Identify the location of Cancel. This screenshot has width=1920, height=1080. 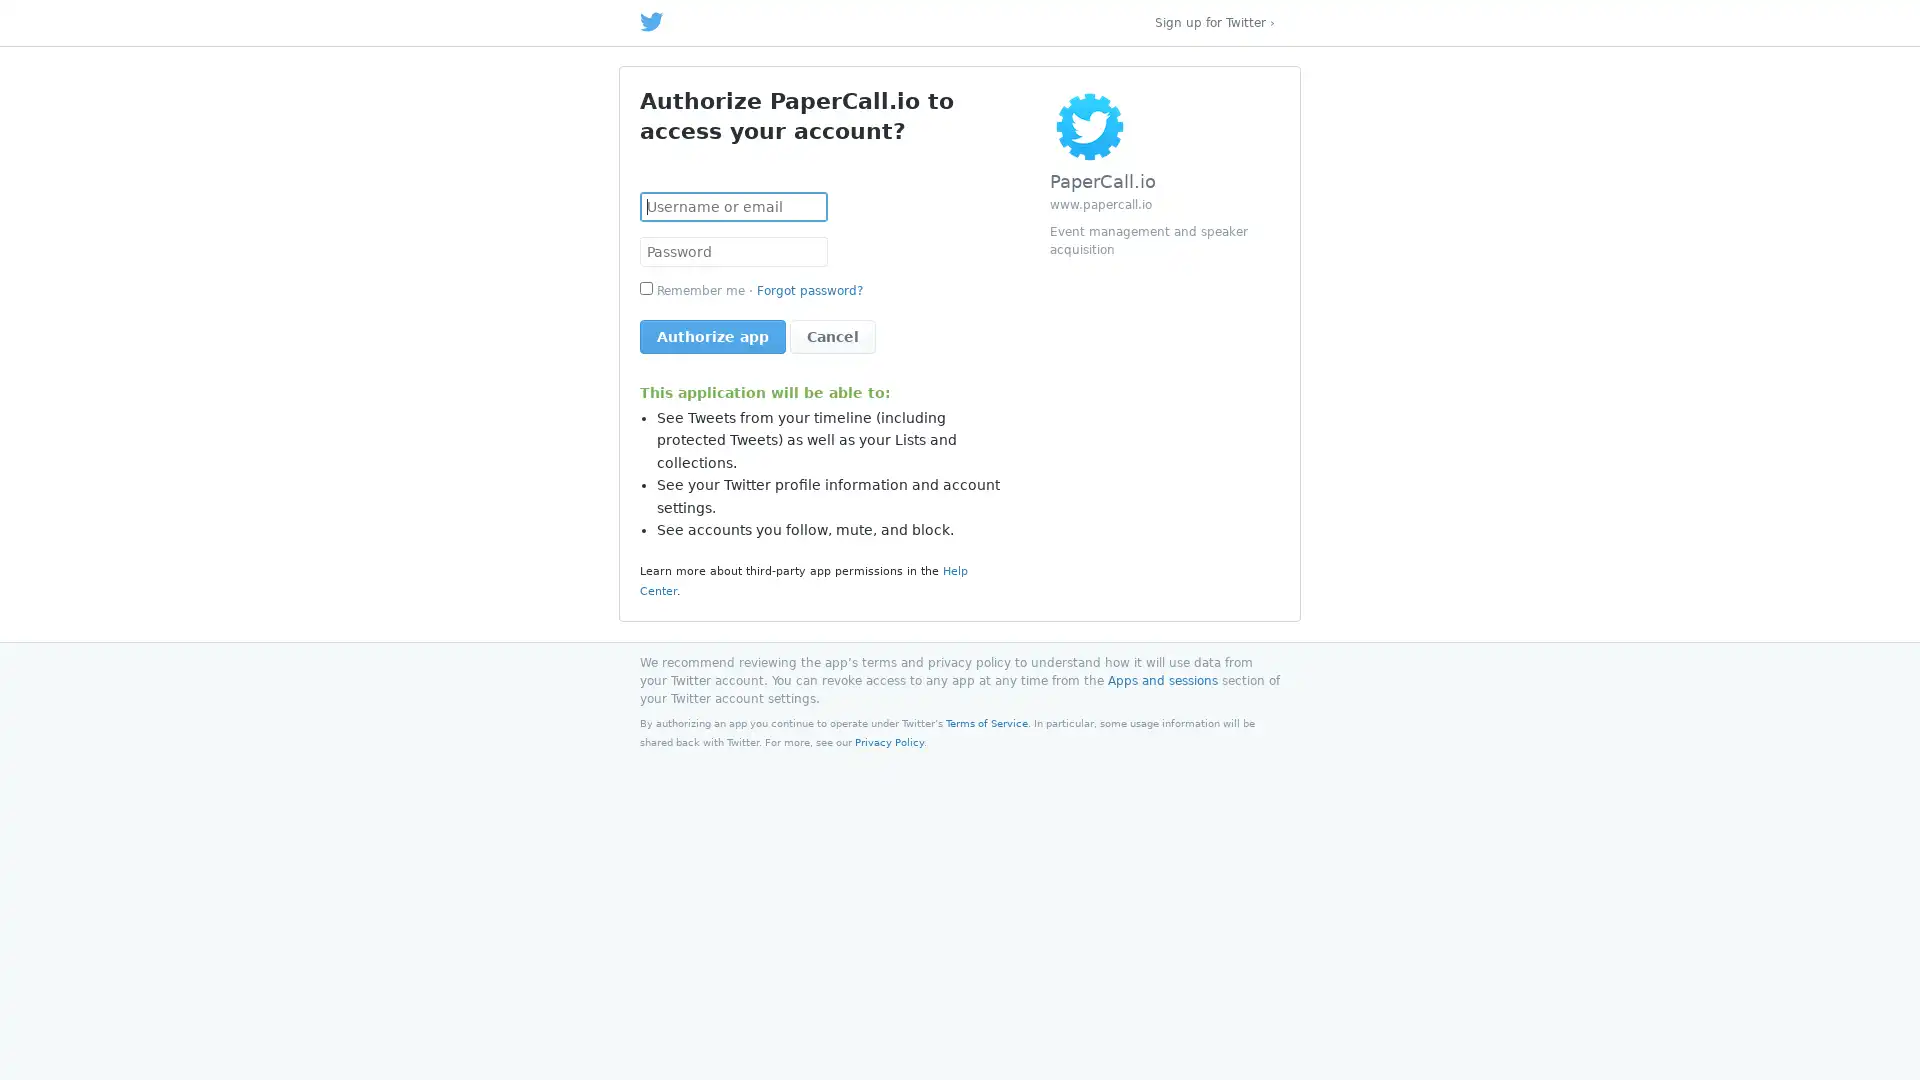
(833, 335).